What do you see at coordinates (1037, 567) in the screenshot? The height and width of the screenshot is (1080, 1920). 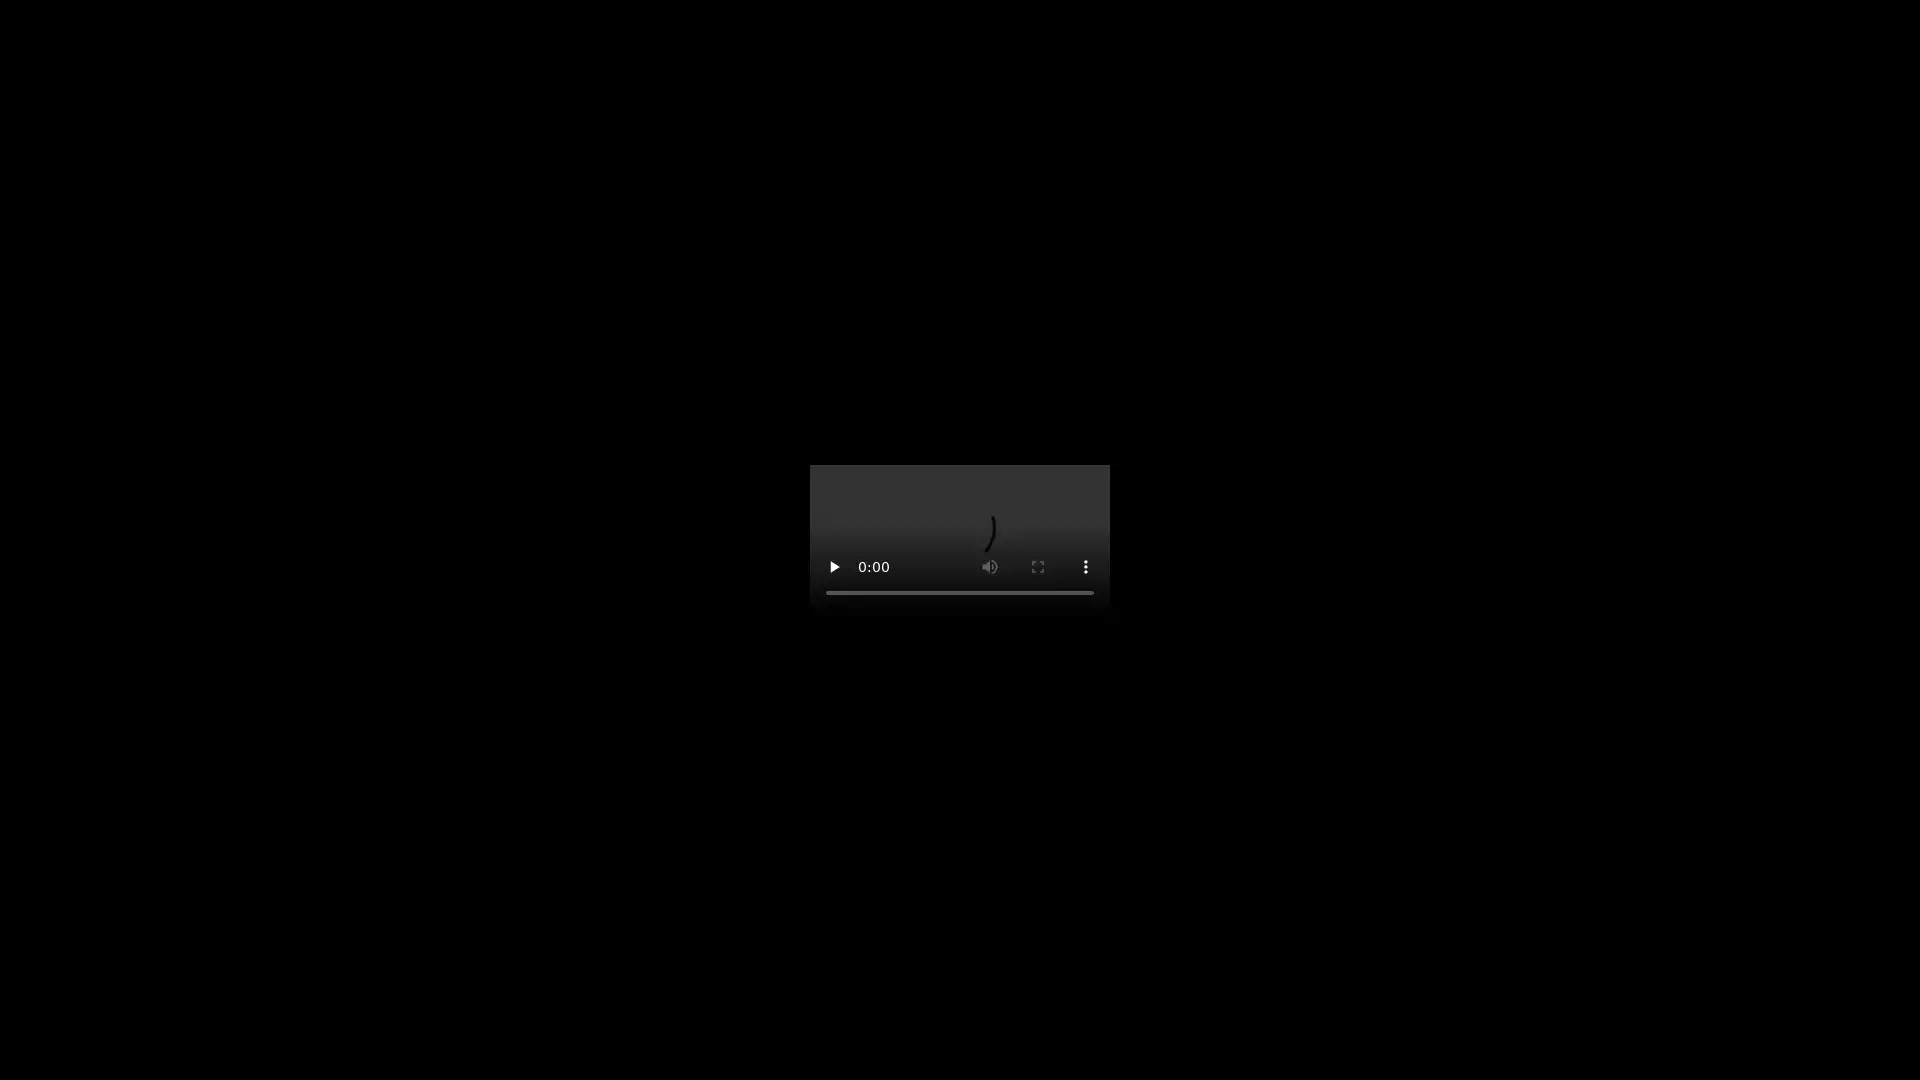 I see `enter full screen` at bounding box center [1037, 567].